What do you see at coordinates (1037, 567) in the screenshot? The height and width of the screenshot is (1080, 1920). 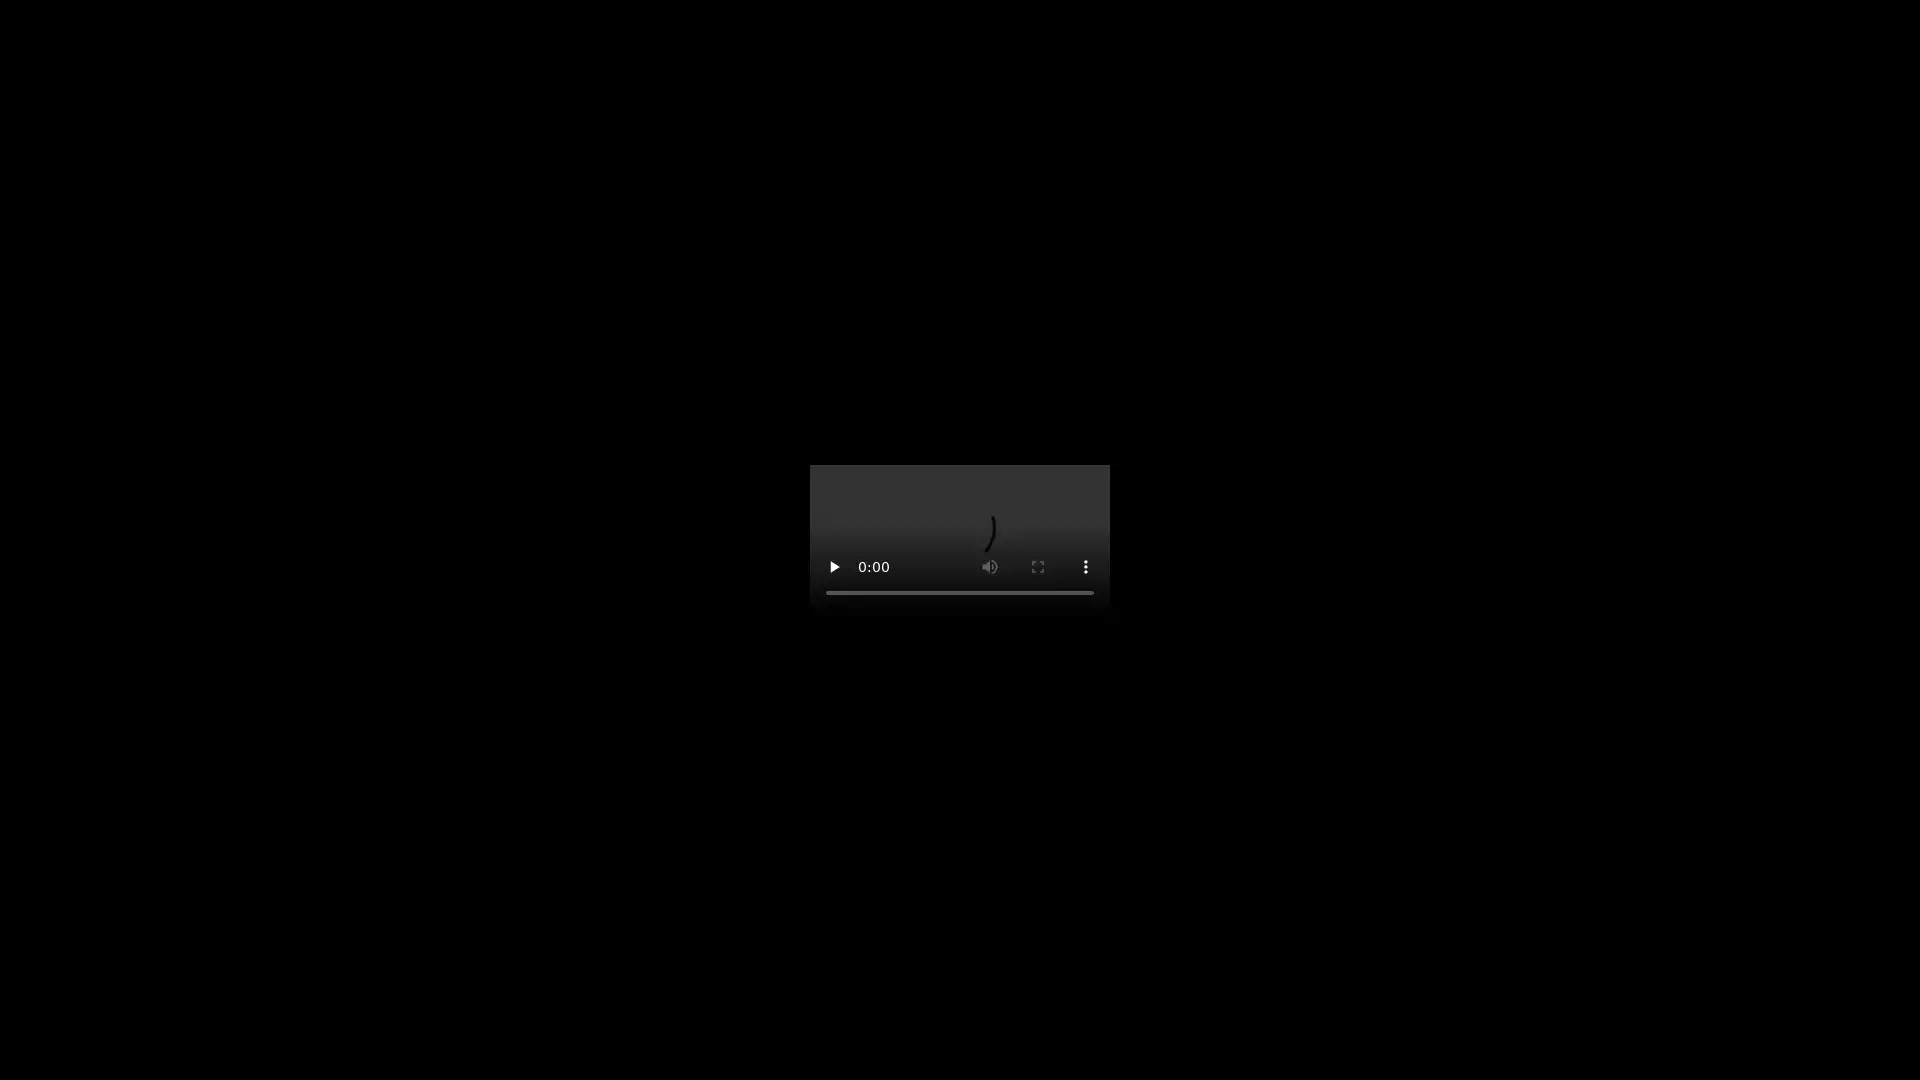 I see `enter full screen` at bounding box center [1037, 567].